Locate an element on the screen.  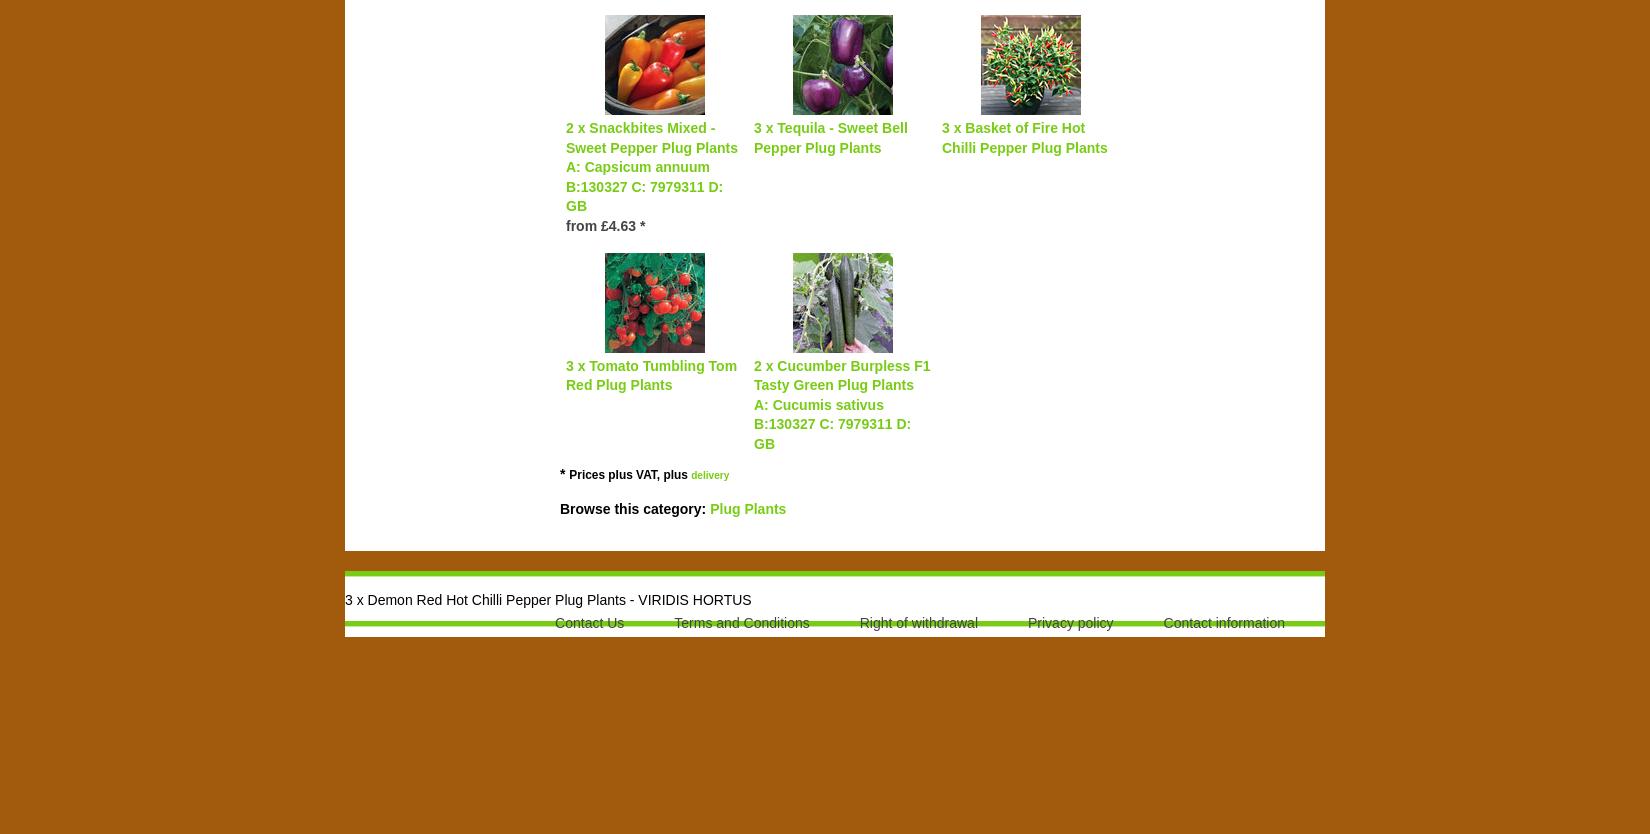
'2 x Cucumber Burpless F1 Tasty Green Plug Plants A: Cucumis sativus B:130327 C: 7979311 D: GB' is located at coordinates (841, 402).